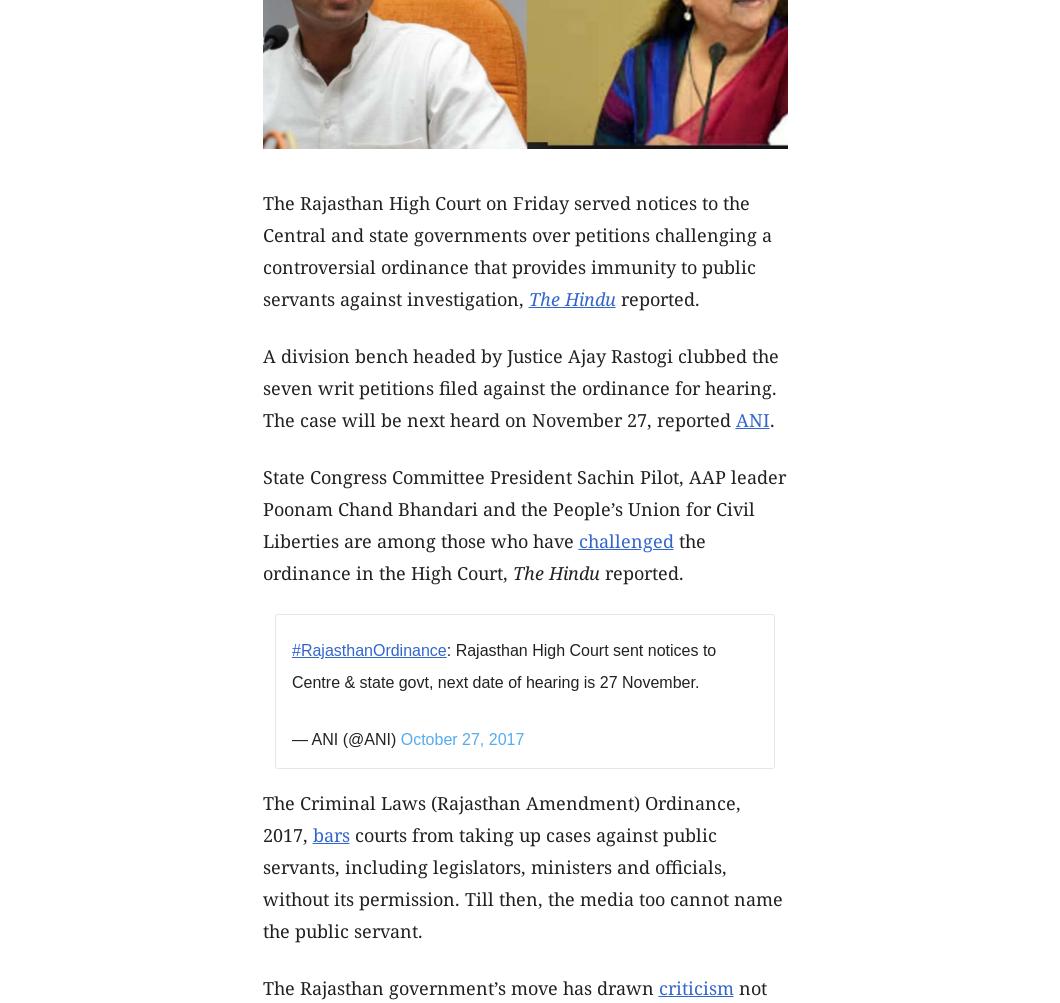  I want to click on 'State Congress Committee President Sachin Pilot, AAP leader Poonam Chand Bhandari and the People’s Union for Civil Liberties are among those who have', so click(522, 508).